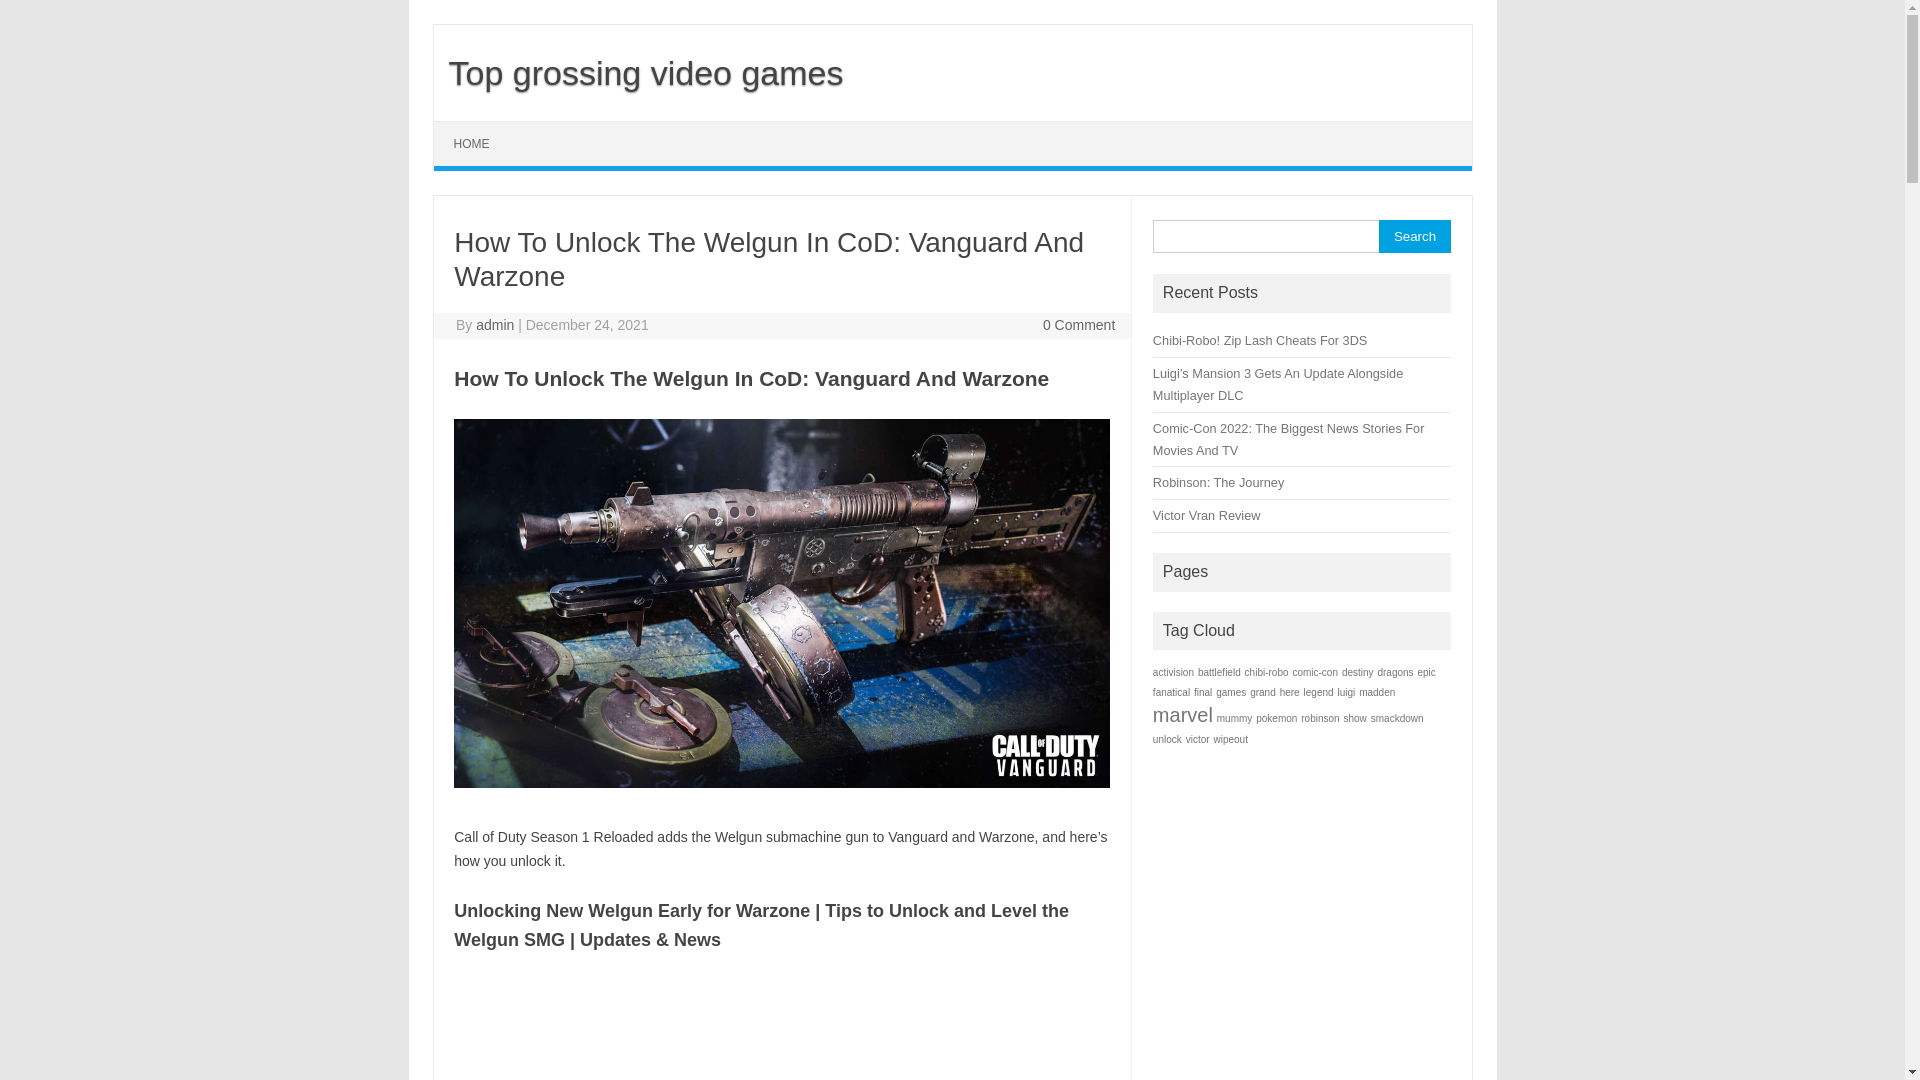  What do you see at coordinates (480, 127) in the screenshot?
I see `'Skip to content'` at bounding box center [480, 127].